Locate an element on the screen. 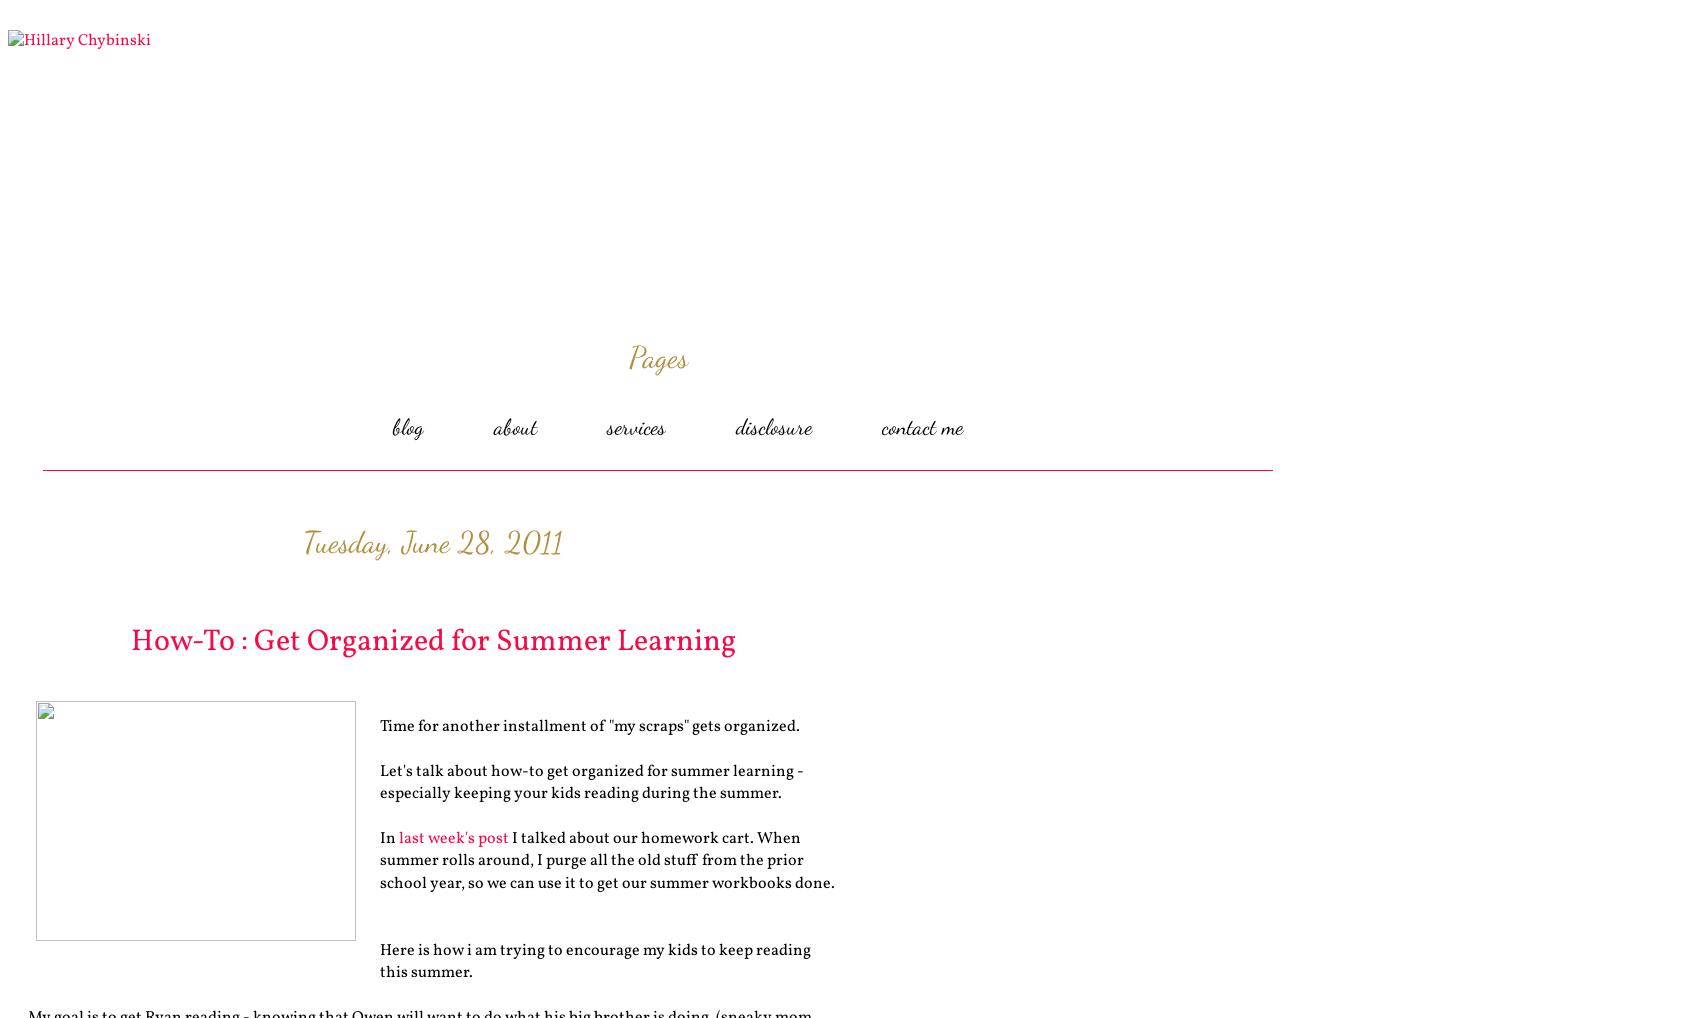  'How-To : Get Organized for Summer Learning' is located at coordinates (432, 640).